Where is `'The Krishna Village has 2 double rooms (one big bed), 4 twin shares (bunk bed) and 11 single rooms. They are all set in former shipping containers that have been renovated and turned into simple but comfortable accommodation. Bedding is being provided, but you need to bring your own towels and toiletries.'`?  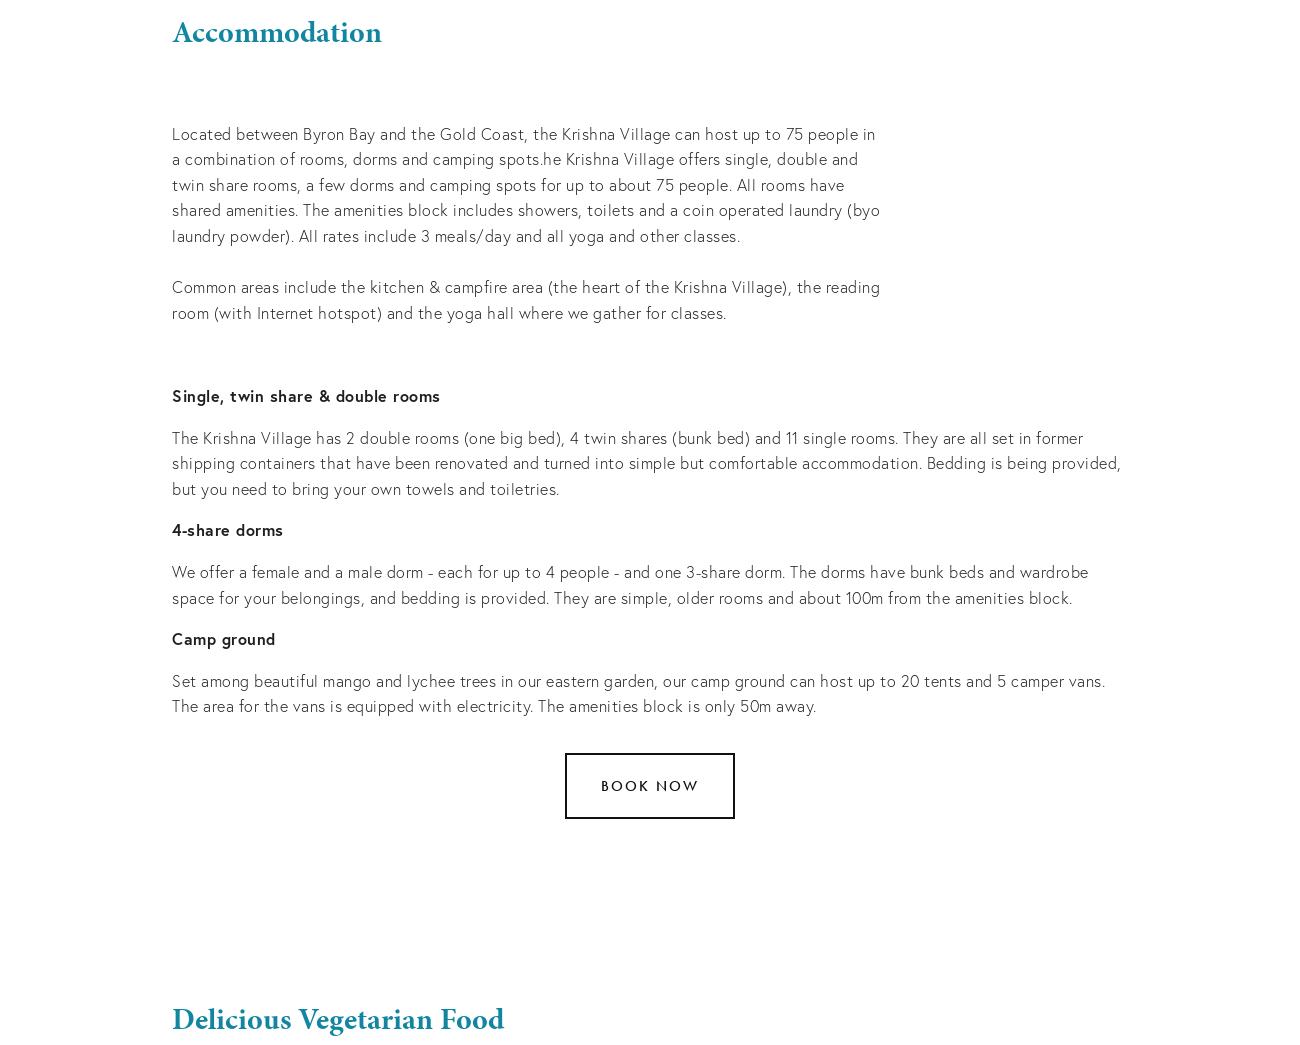
'The Krishna Village has 2 double rooms (one big bed), 4 twin shares (bunk bed) and 11 single rooms. They are all set in former shipping containers that have been renovated and turned into simple but comfortable accommodation. Bedding is being provided, but you need to bring your own towels and toiletries.' is located at coordinates (648, 461).